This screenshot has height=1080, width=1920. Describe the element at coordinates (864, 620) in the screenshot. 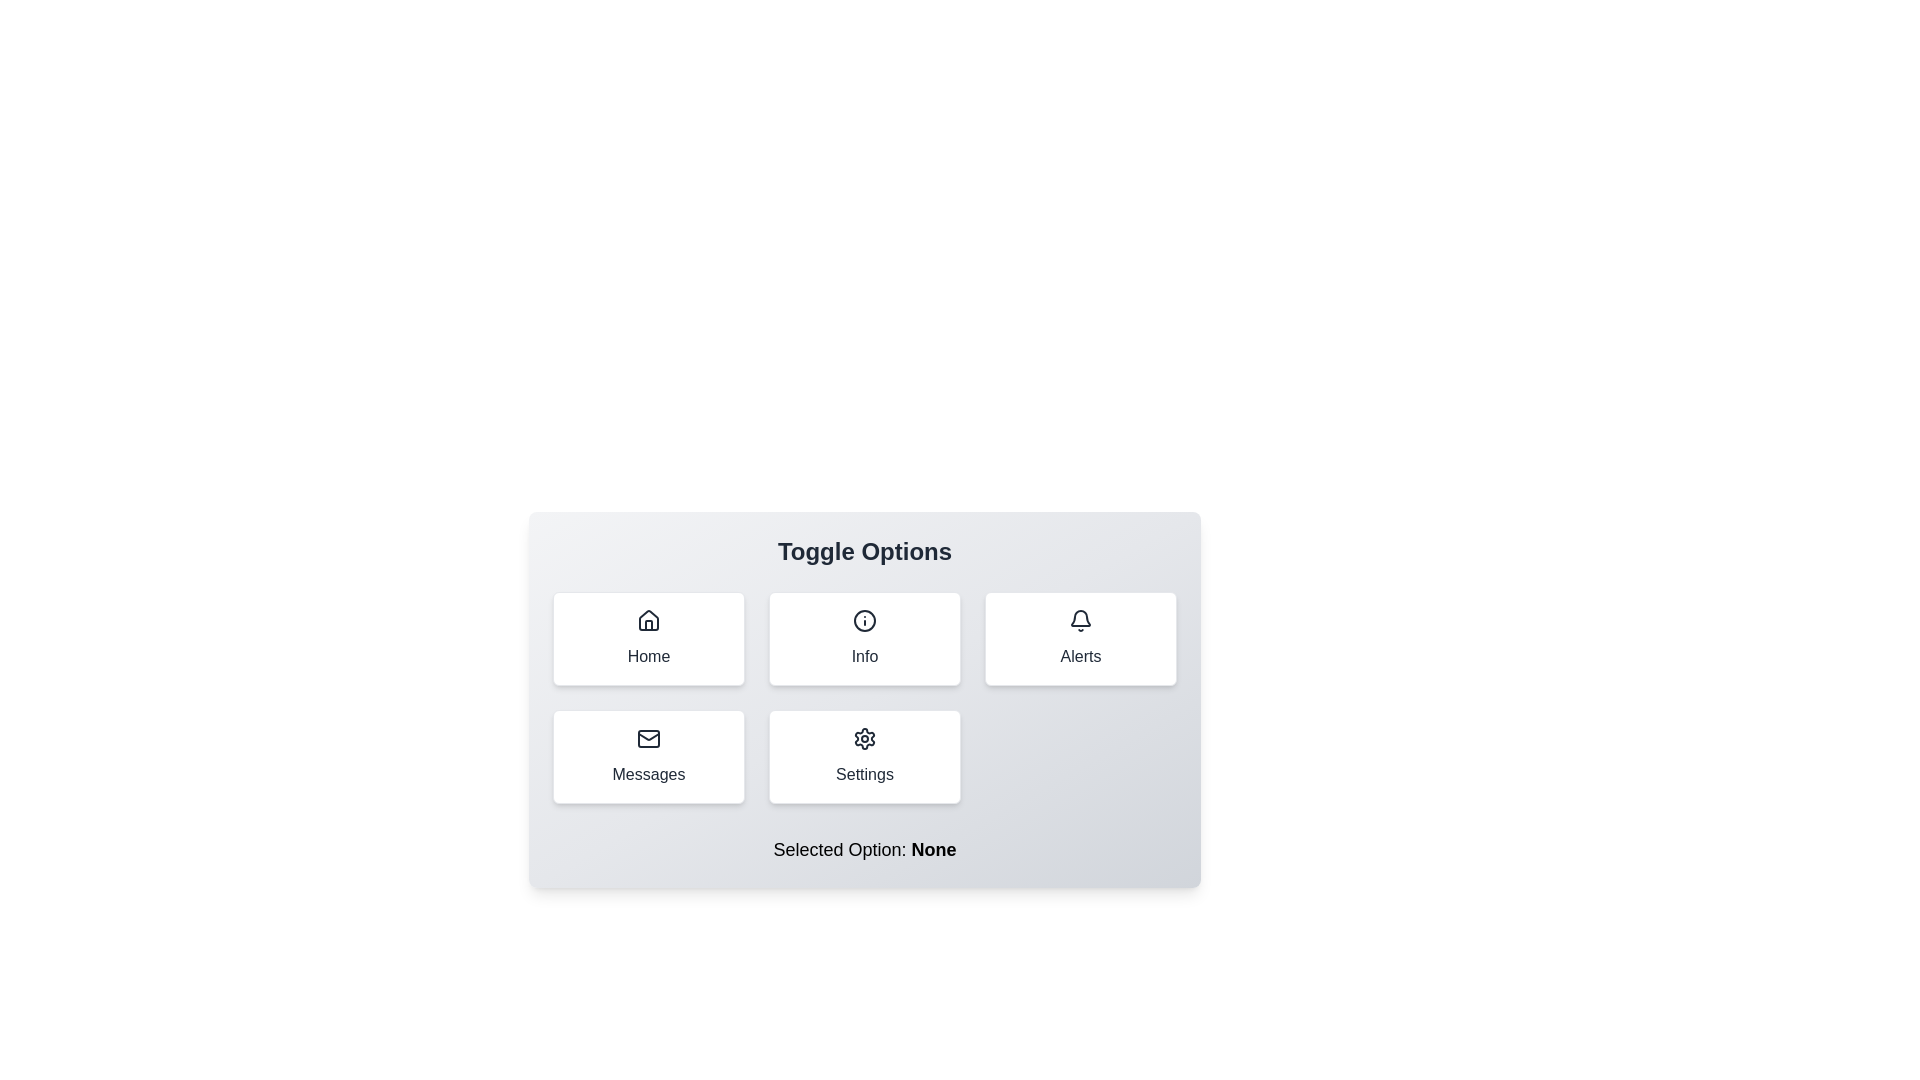

I see `the circular graphical icon component with a thin black outline and filled with white, located in the second column of the first row in the grid layout` at that location.